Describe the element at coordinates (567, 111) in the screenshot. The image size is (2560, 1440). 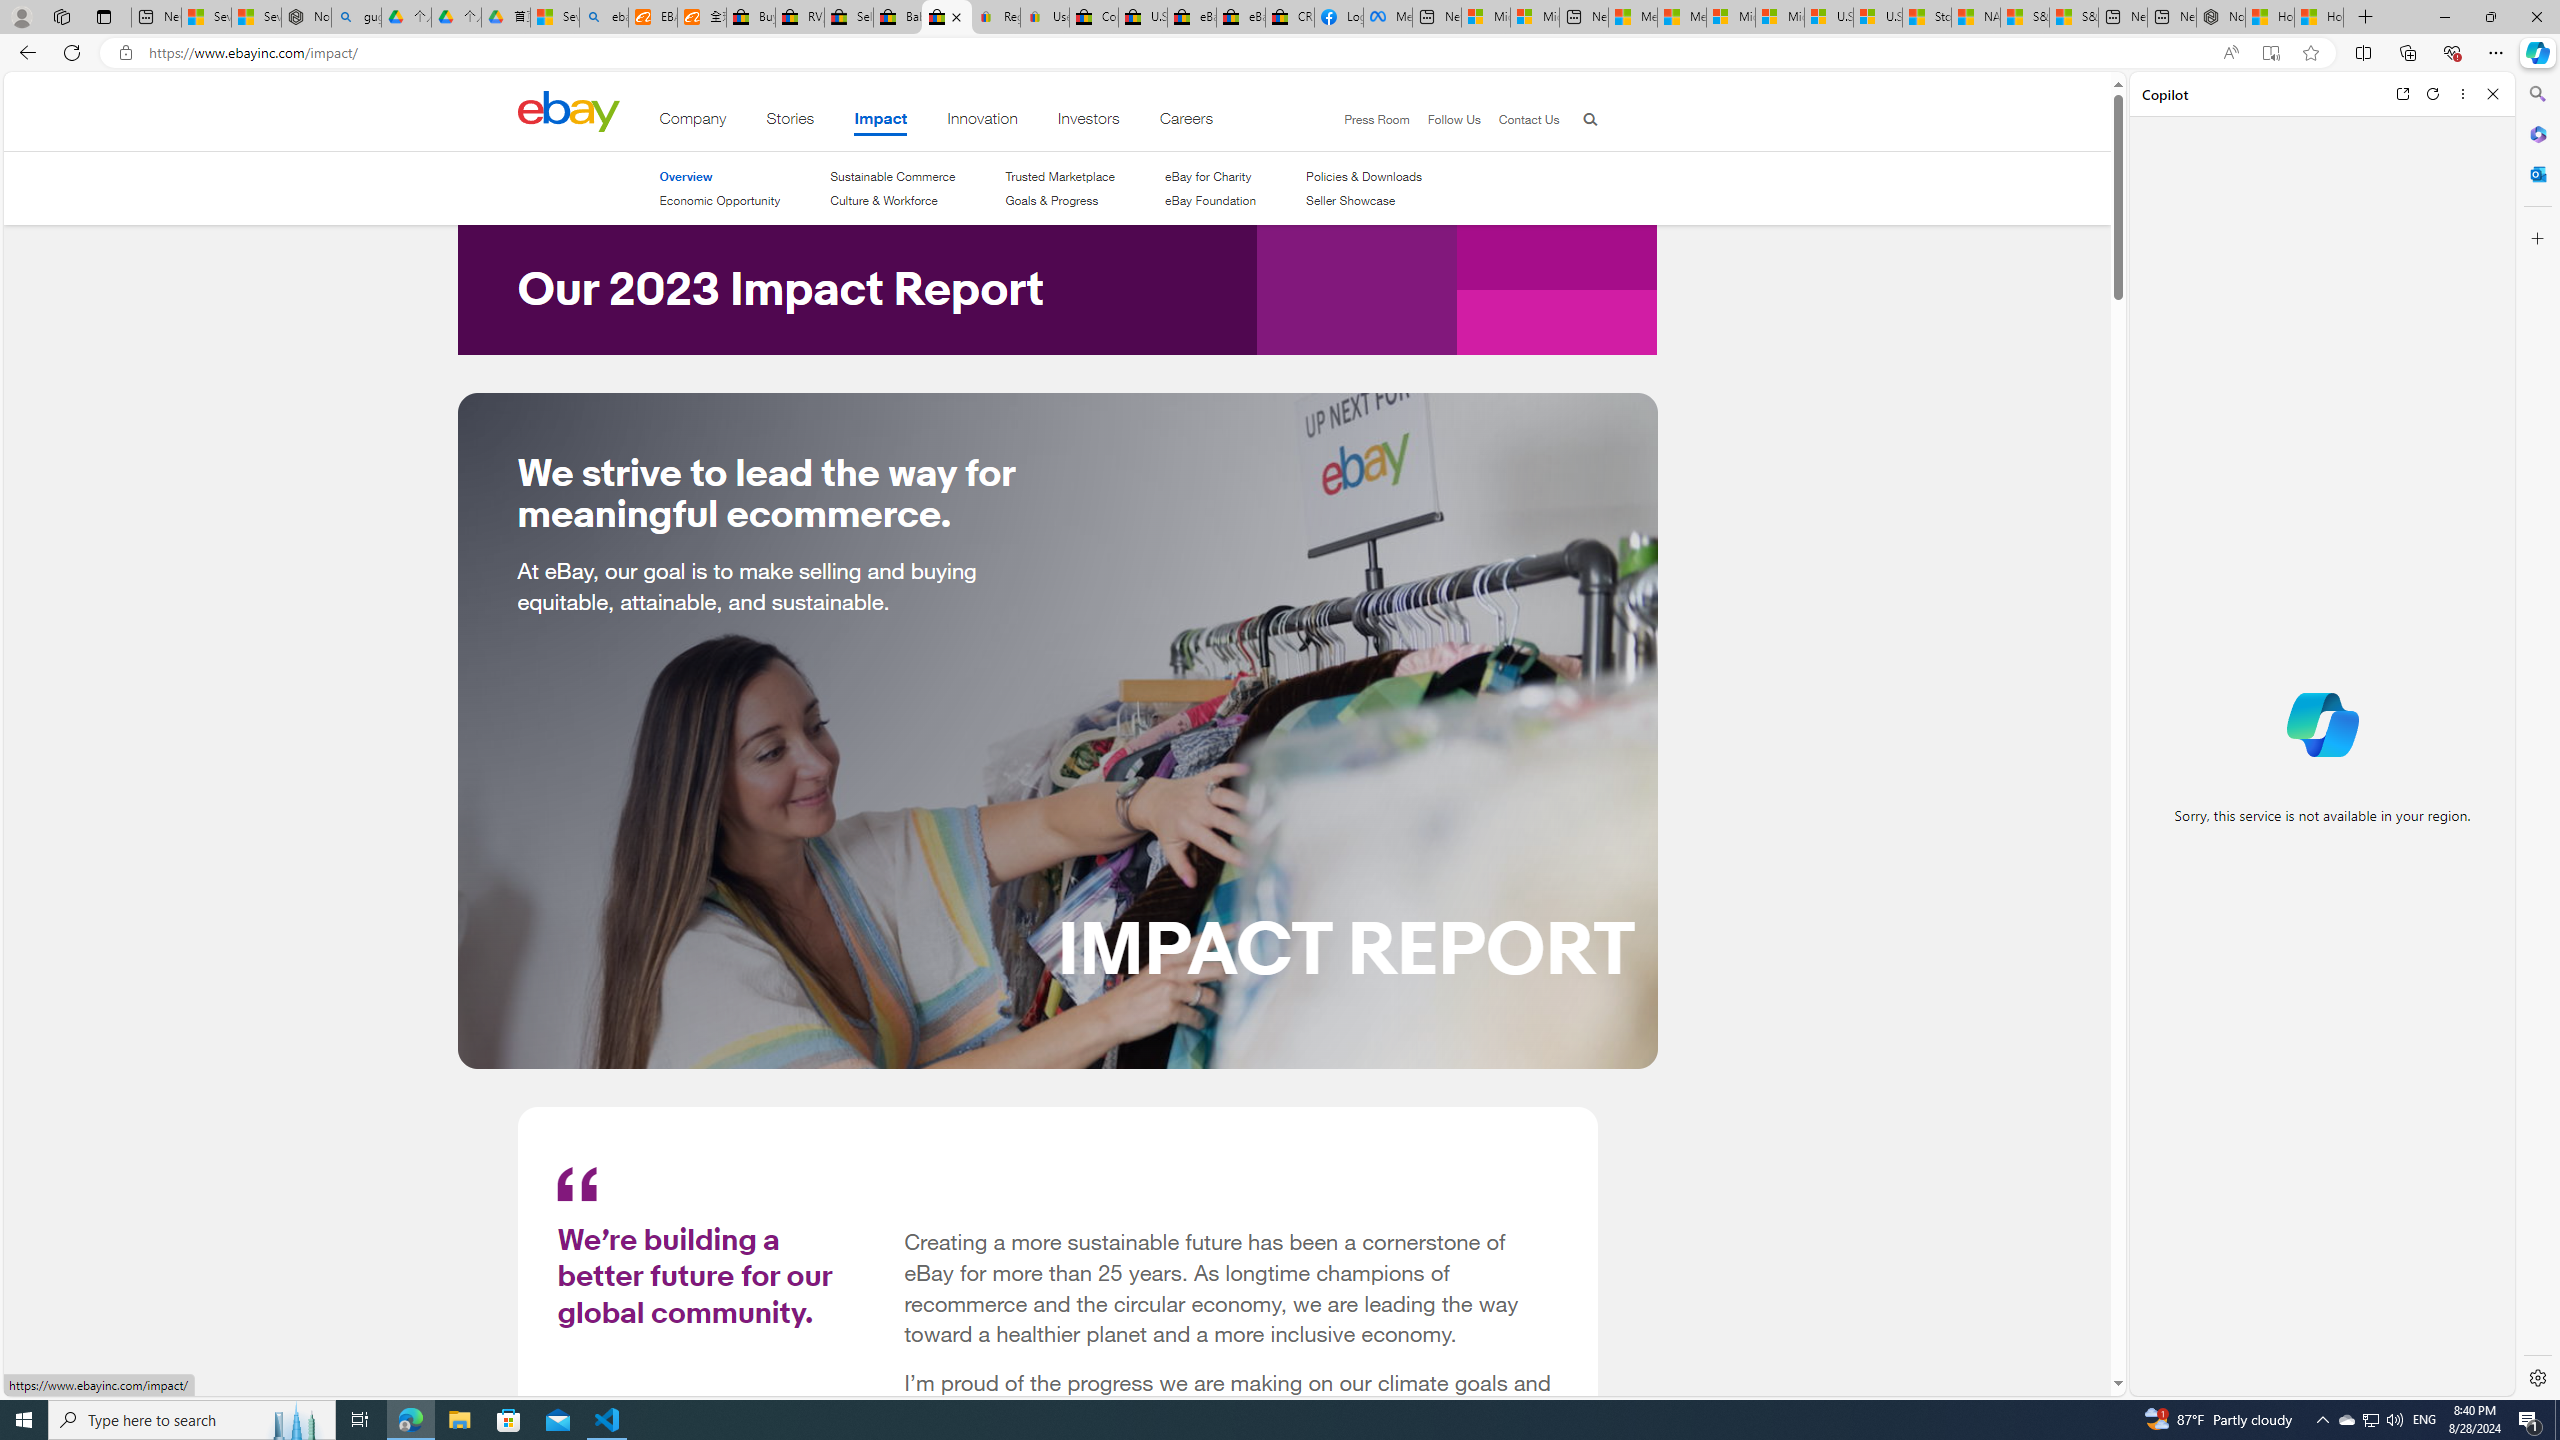
I see `'Class: desktop'` at that location.